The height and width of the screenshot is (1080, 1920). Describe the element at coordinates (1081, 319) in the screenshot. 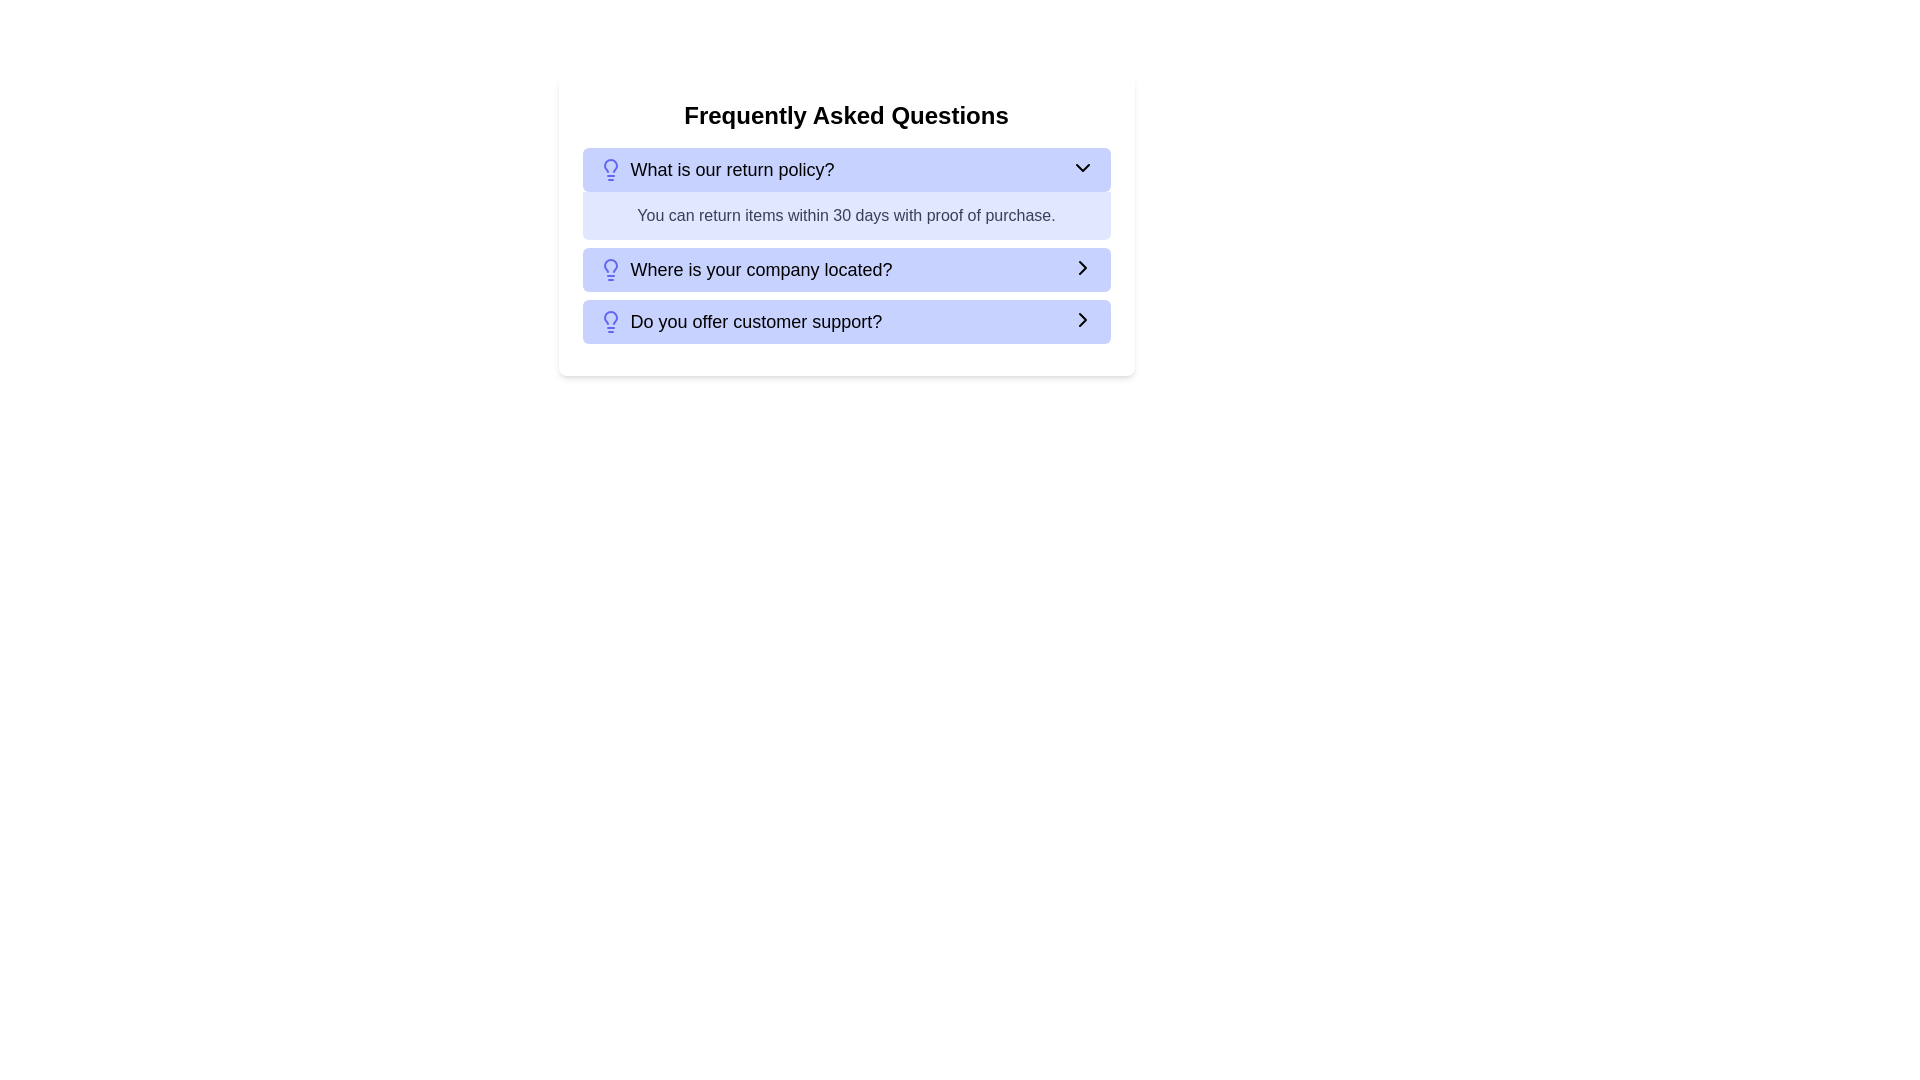

I see `the arrow icon located on the right side of the 'Do you offer customer support?' text` at that location.